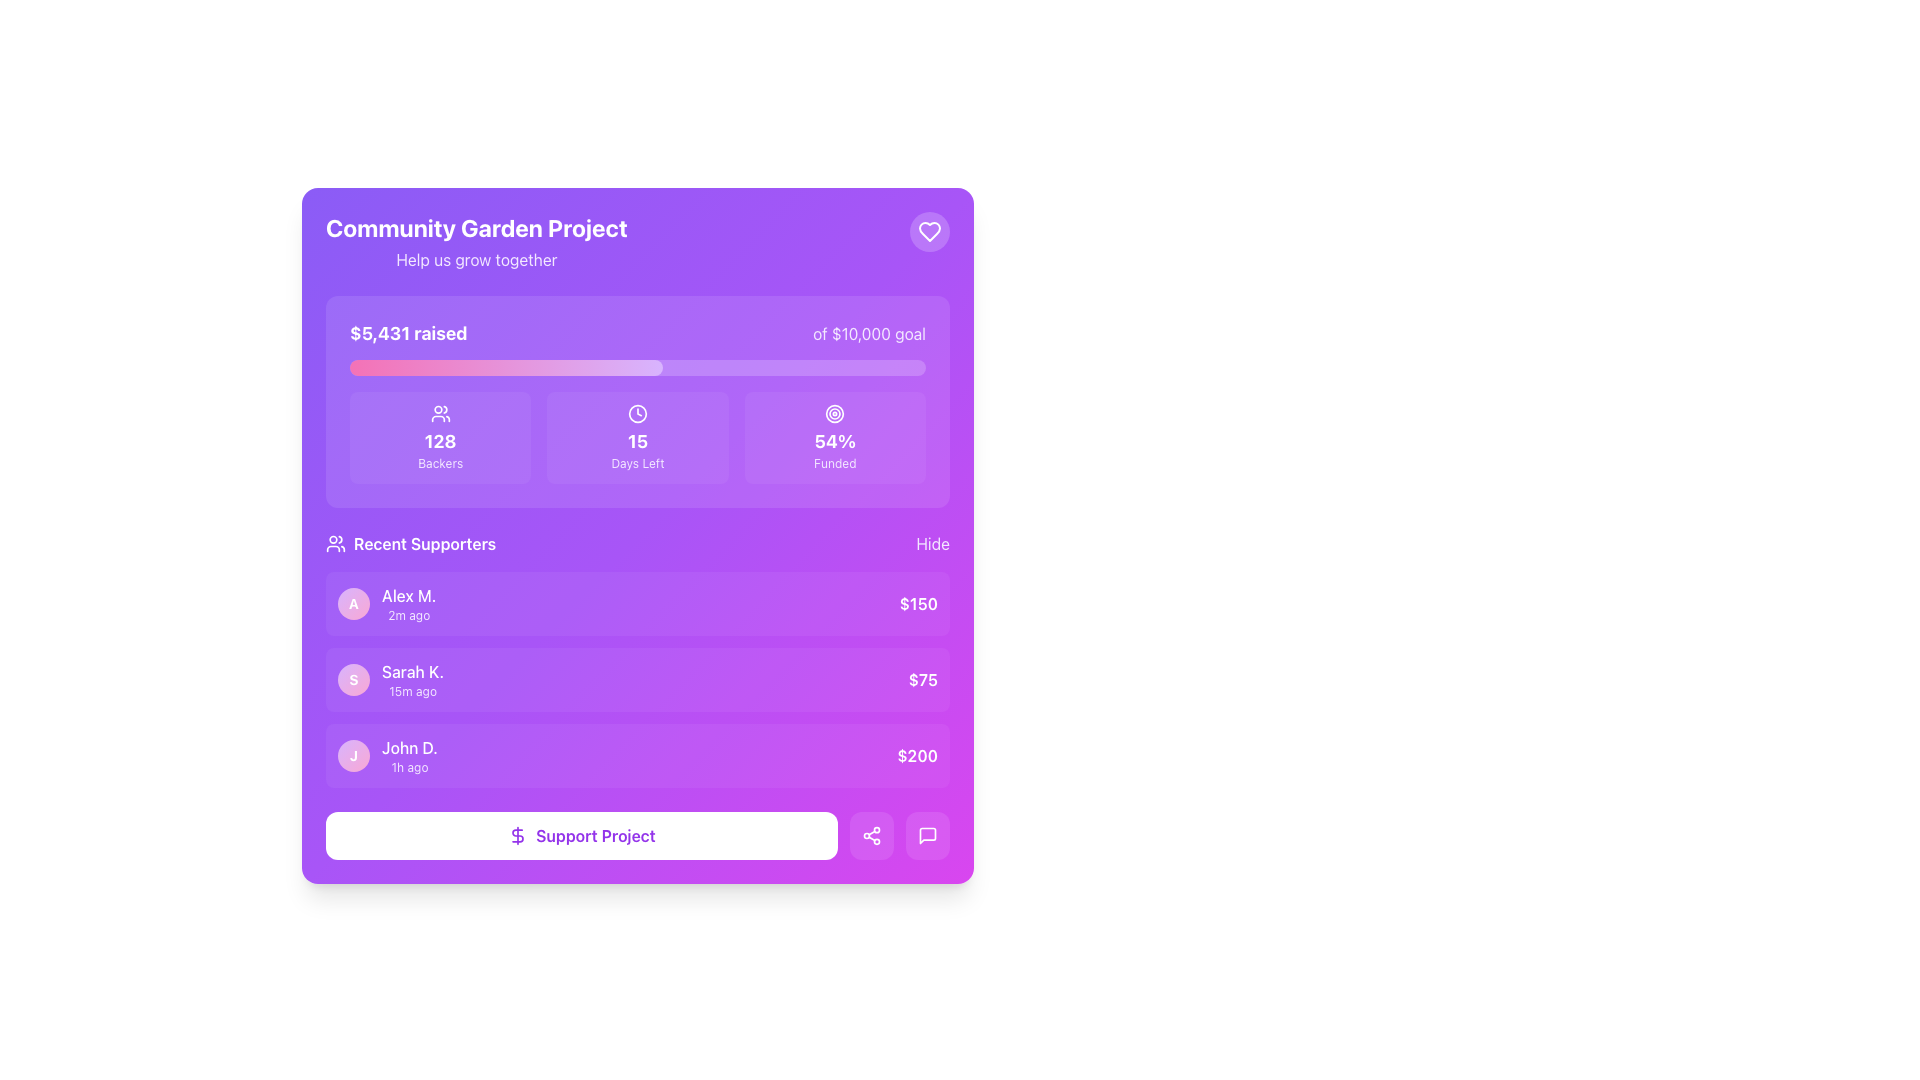 The height and width of the screenshot is (1080, 1920). I want to click on the Icon button with a speech bubble design located at the bottom right corner of the panel, so click(926, 836).